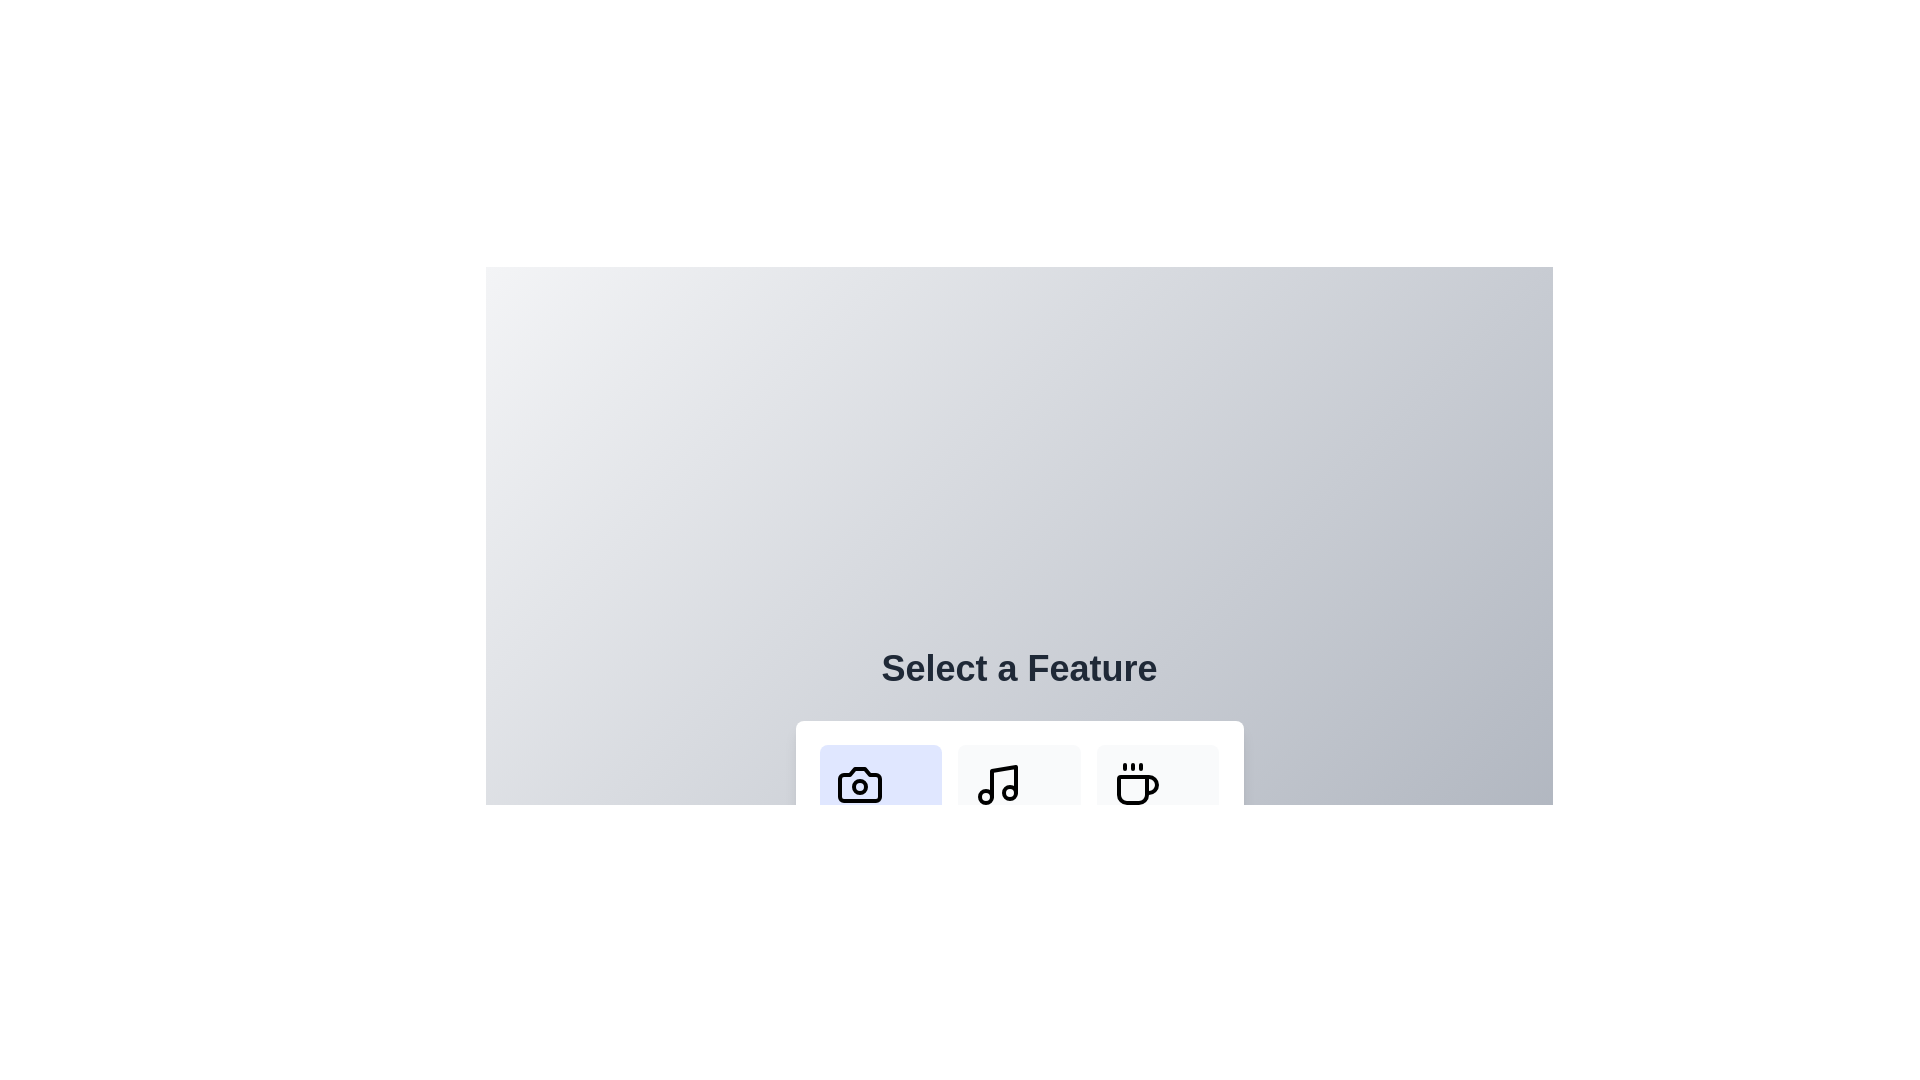  I want to click on the small circle that is part of the Music icon located at the bottom section of the interface, specifically the left circle of the two circles within this icon, so click(986, 796).